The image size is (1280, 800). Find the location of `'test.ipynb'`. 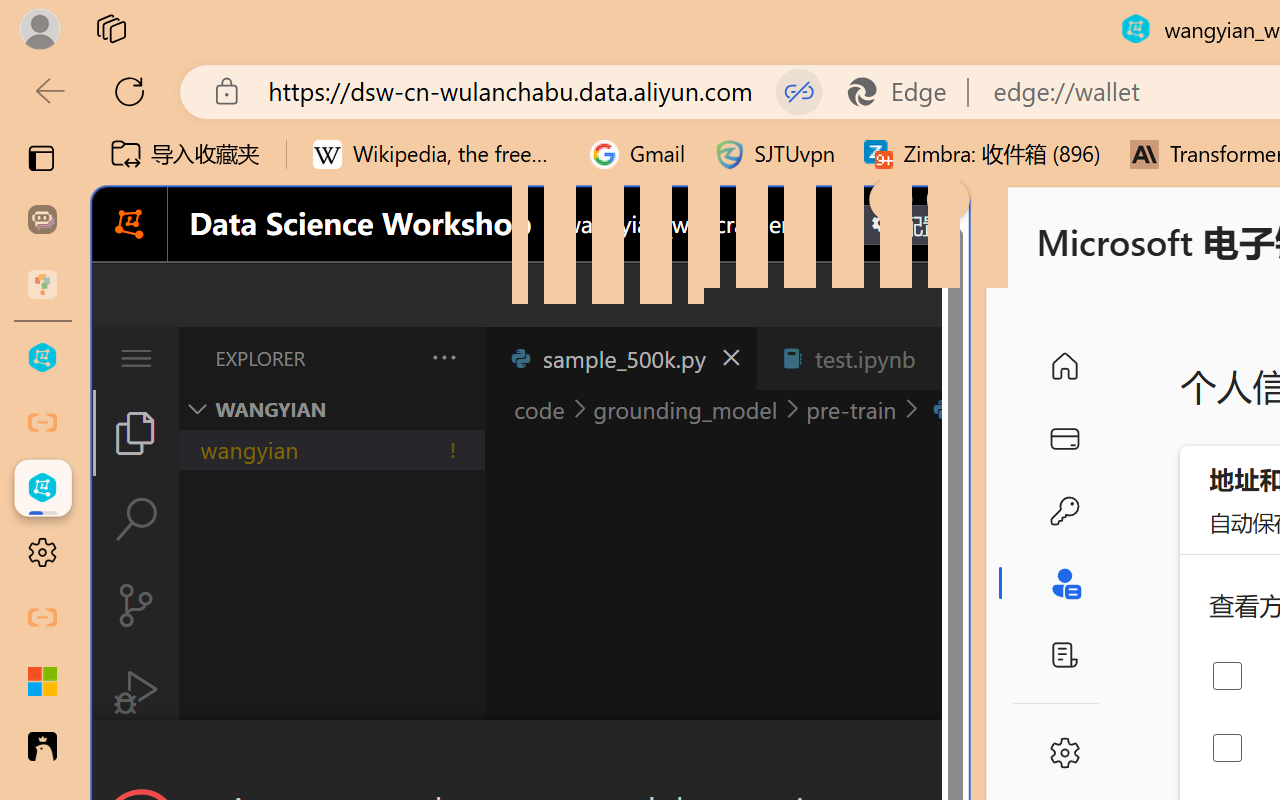

'test.ipynb' is located at coordinates (864, 358).